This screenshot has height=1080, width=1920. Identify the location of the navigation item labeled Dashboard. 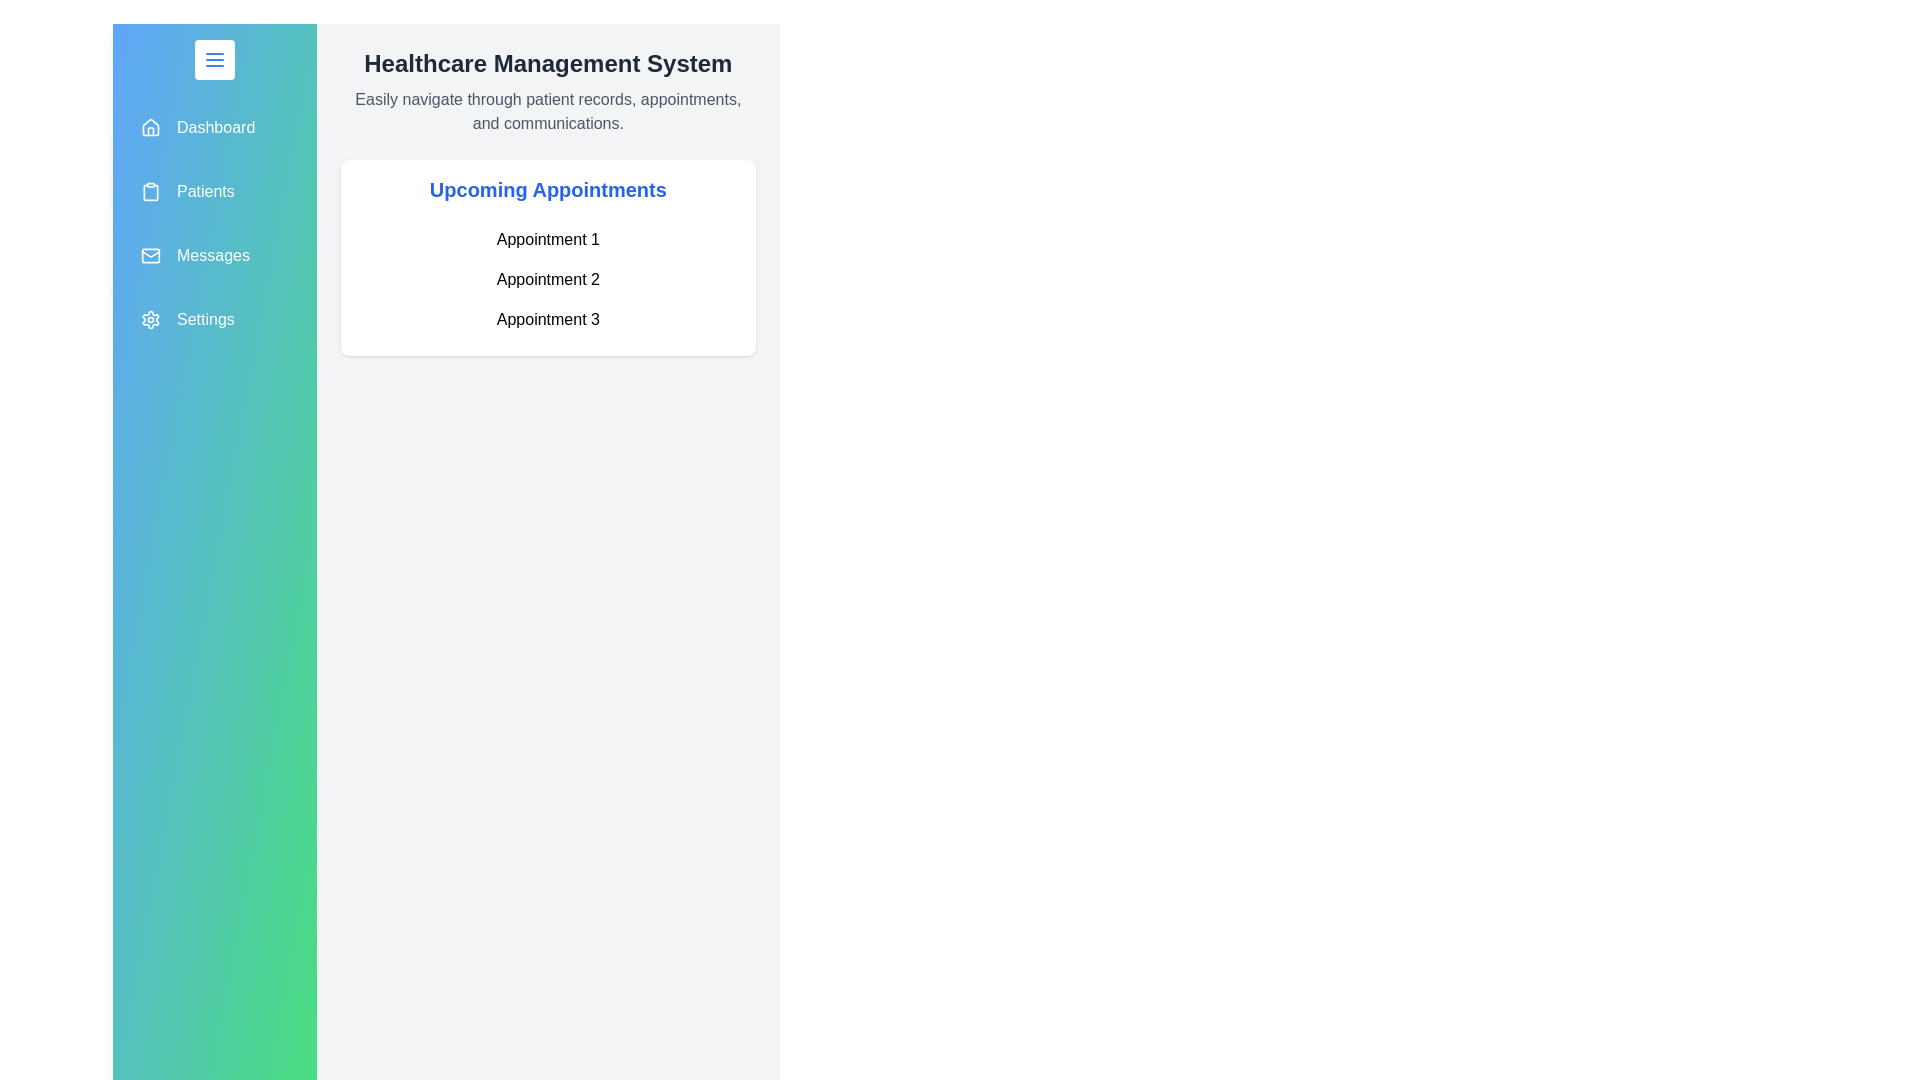
(214, 127).